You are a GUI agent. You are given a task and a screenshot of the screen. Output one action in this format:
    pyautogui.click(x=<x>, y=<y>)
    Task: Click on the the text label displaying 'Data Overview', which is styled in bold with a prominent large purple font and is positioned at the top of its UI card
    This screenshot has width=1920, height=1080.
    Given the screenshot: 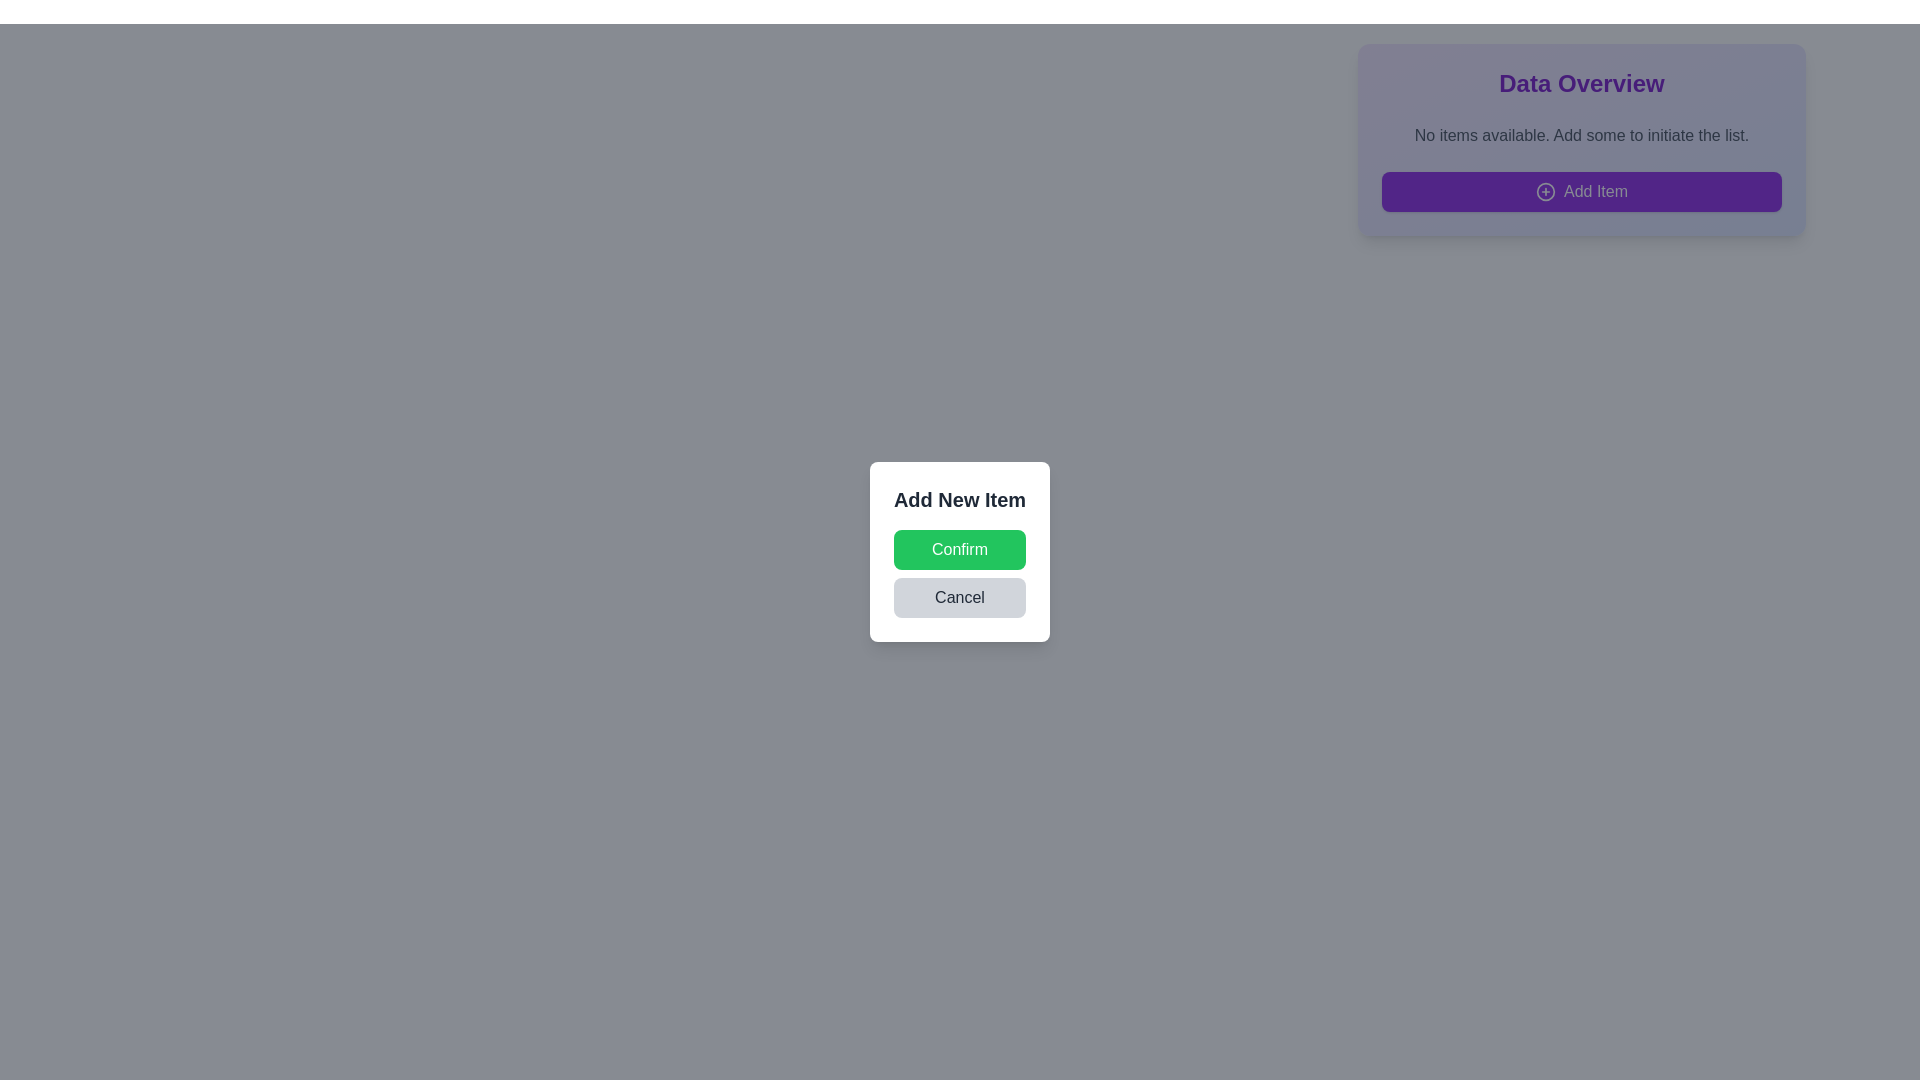 What is the action you would take?
    pyautogui.click(x=1581, y=83)
    